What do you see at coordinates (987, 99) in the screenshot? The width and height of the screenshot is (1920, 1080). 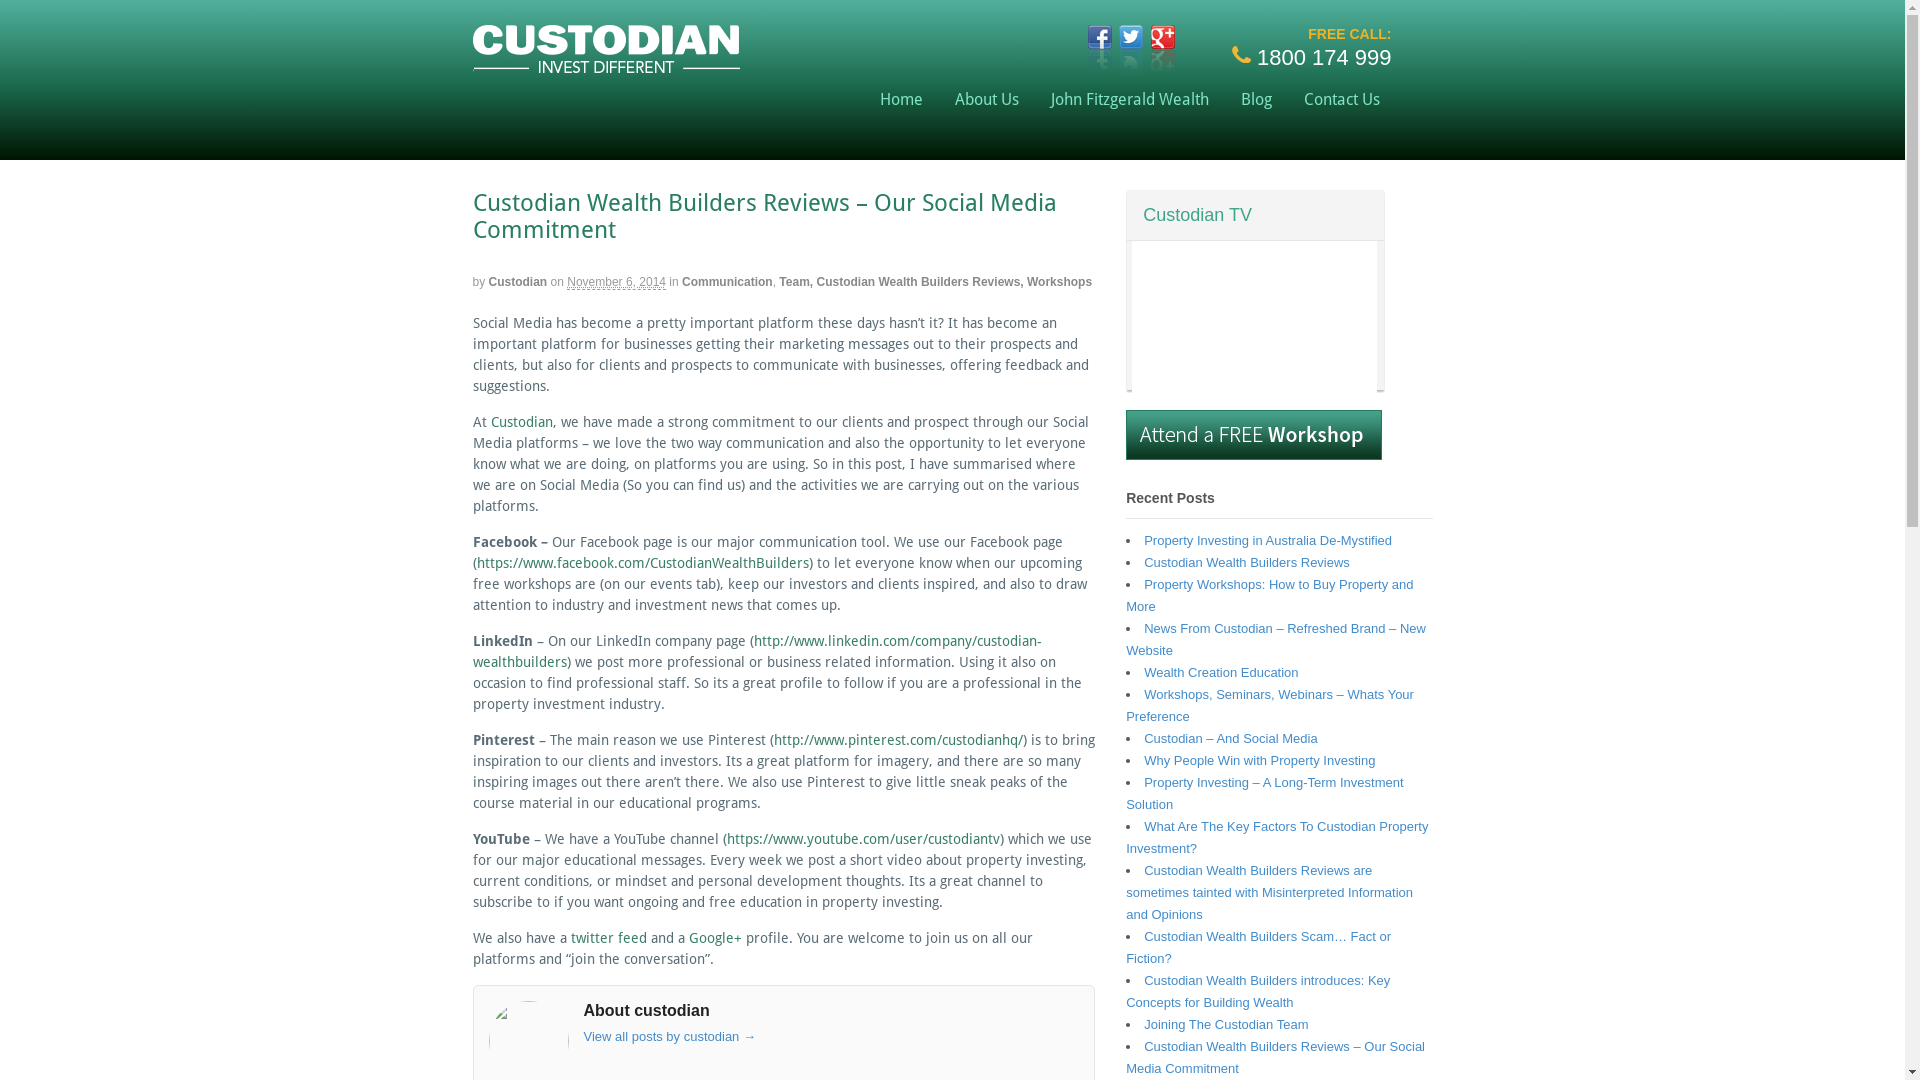 I see `'About Us'` at bounding box center [987, 99].